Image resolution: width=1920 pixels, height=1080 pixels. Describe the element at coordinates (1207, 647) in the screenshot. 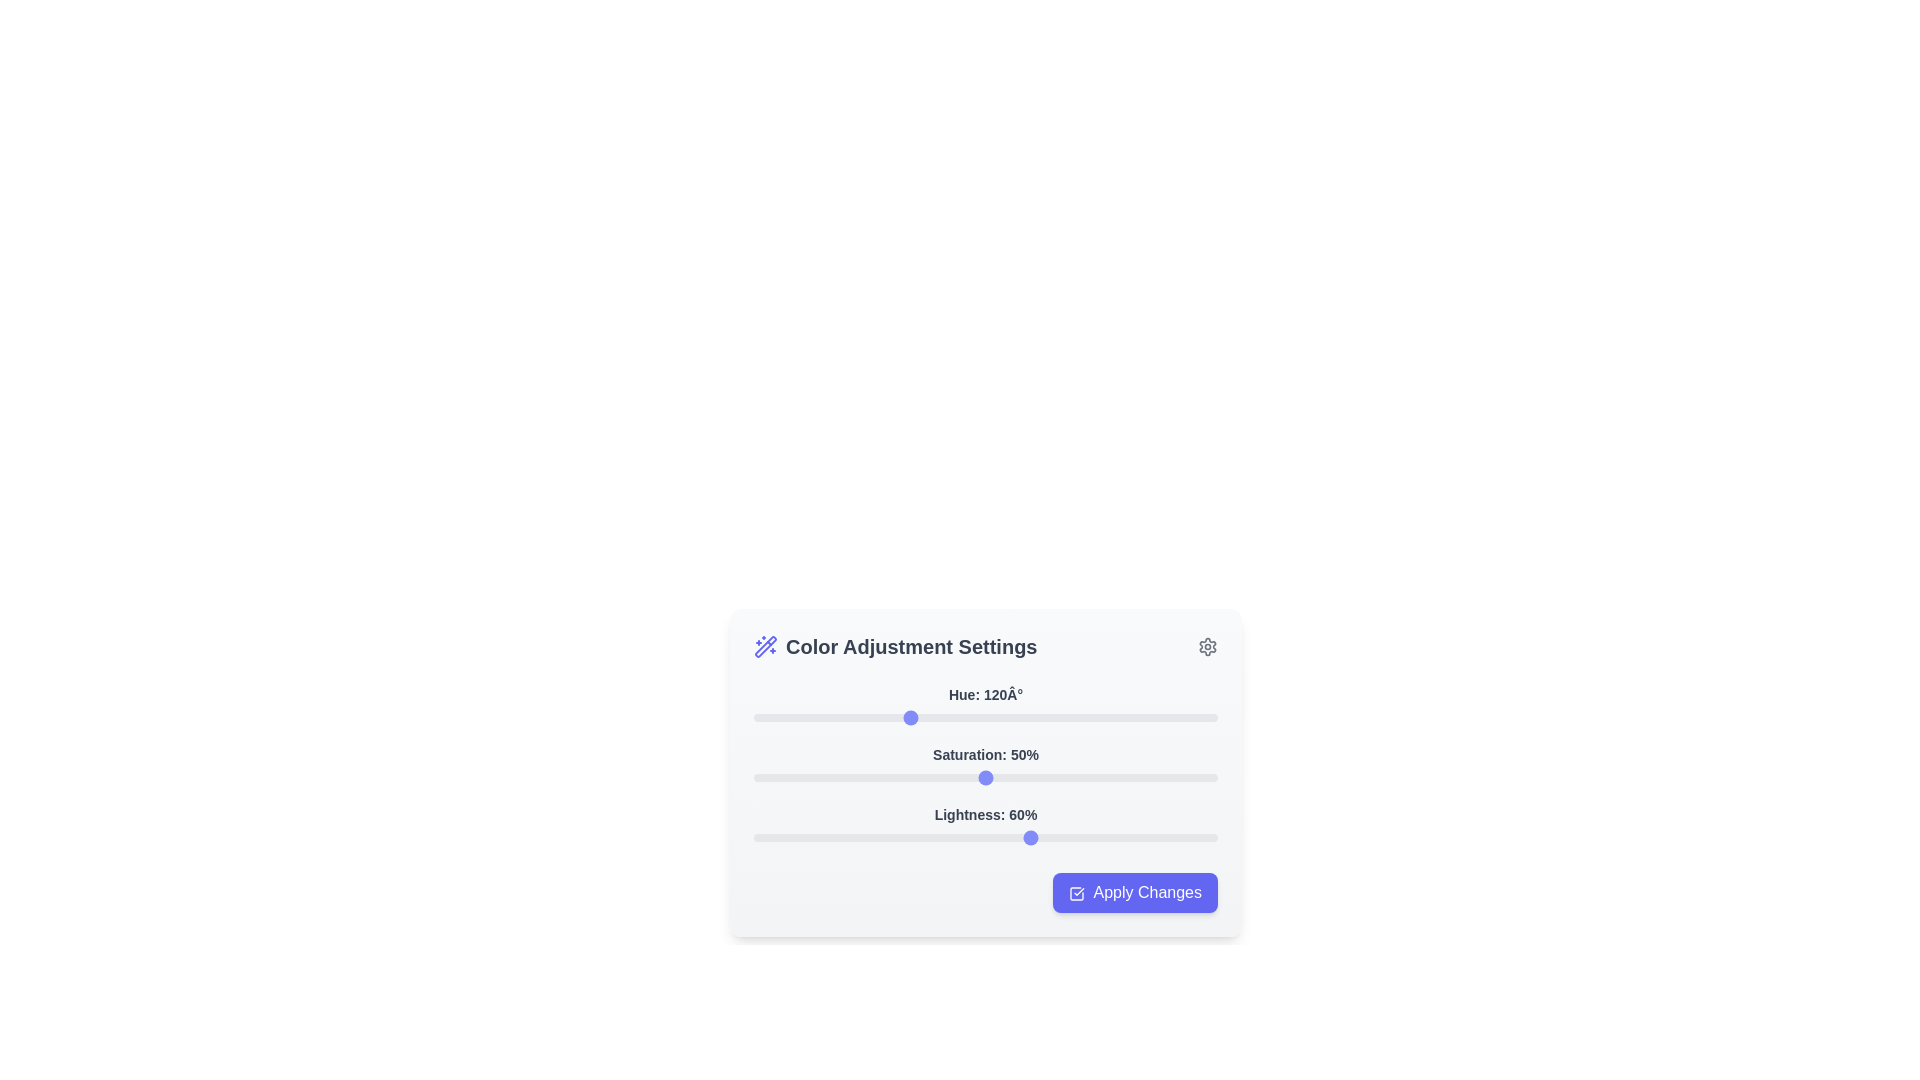

I see `the cogwheel icon located in the upper left corner of the 'Color Adjustment Settings' panel` at that location.